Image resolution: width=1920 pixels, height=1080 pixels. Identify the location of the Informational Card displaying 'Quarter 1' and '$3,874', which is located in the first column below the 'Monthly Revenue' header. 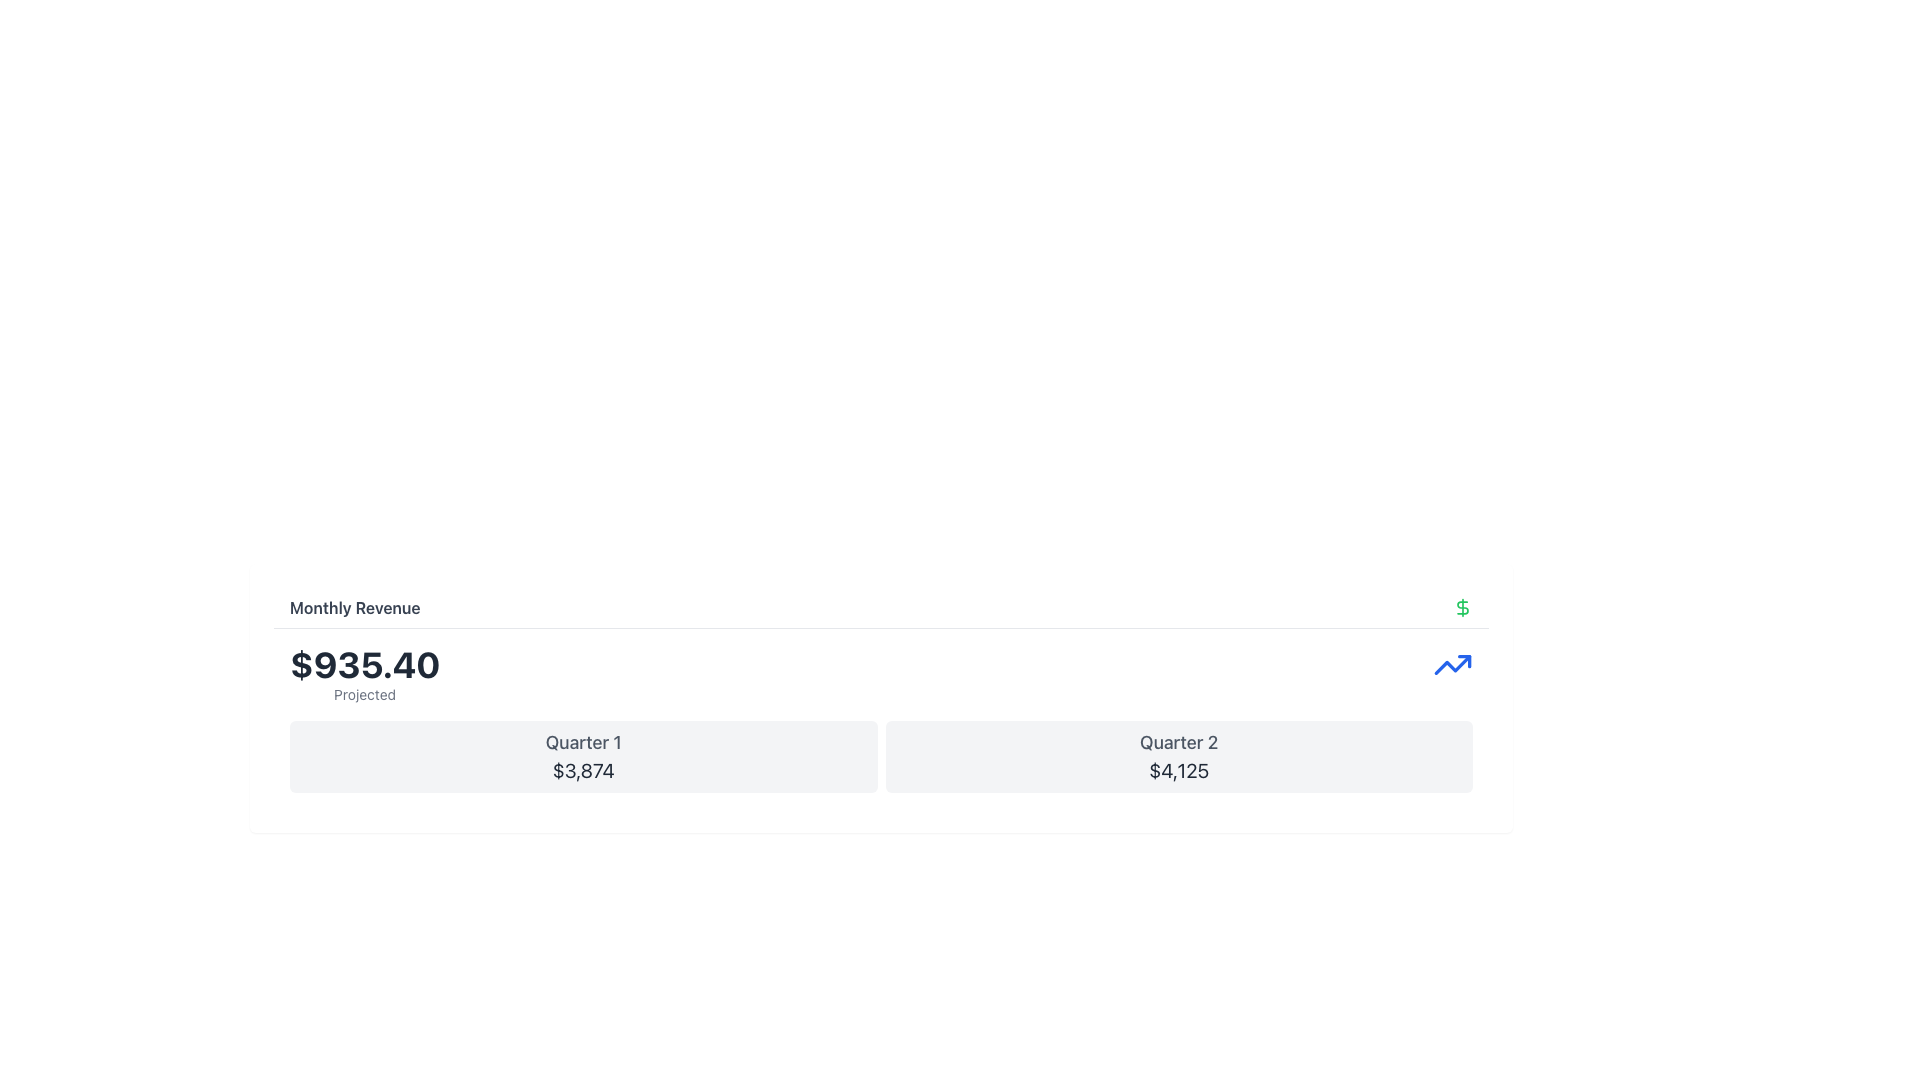
(582, 756).